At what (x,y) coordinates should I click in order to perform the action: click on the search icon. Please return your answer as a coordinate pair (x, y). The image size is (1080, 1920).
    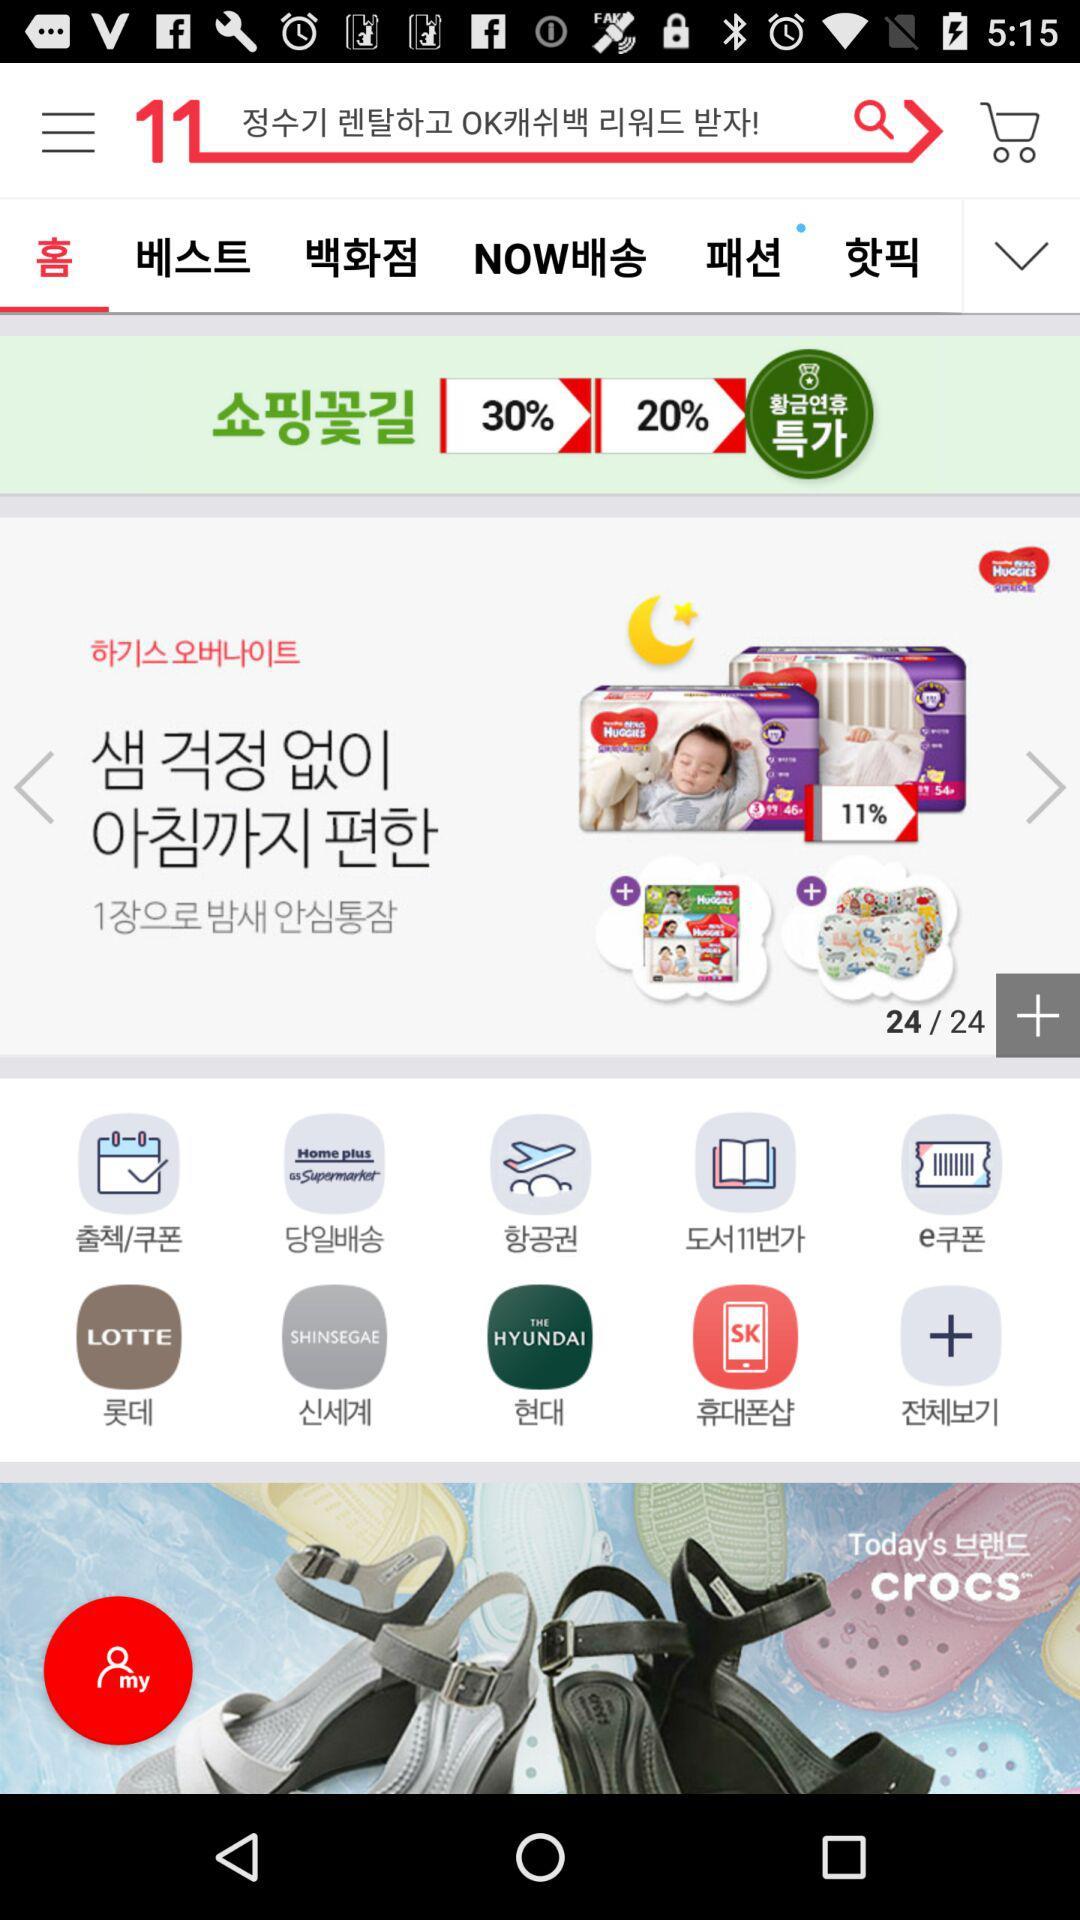
    Looking at the image, I should click on (884, 139).